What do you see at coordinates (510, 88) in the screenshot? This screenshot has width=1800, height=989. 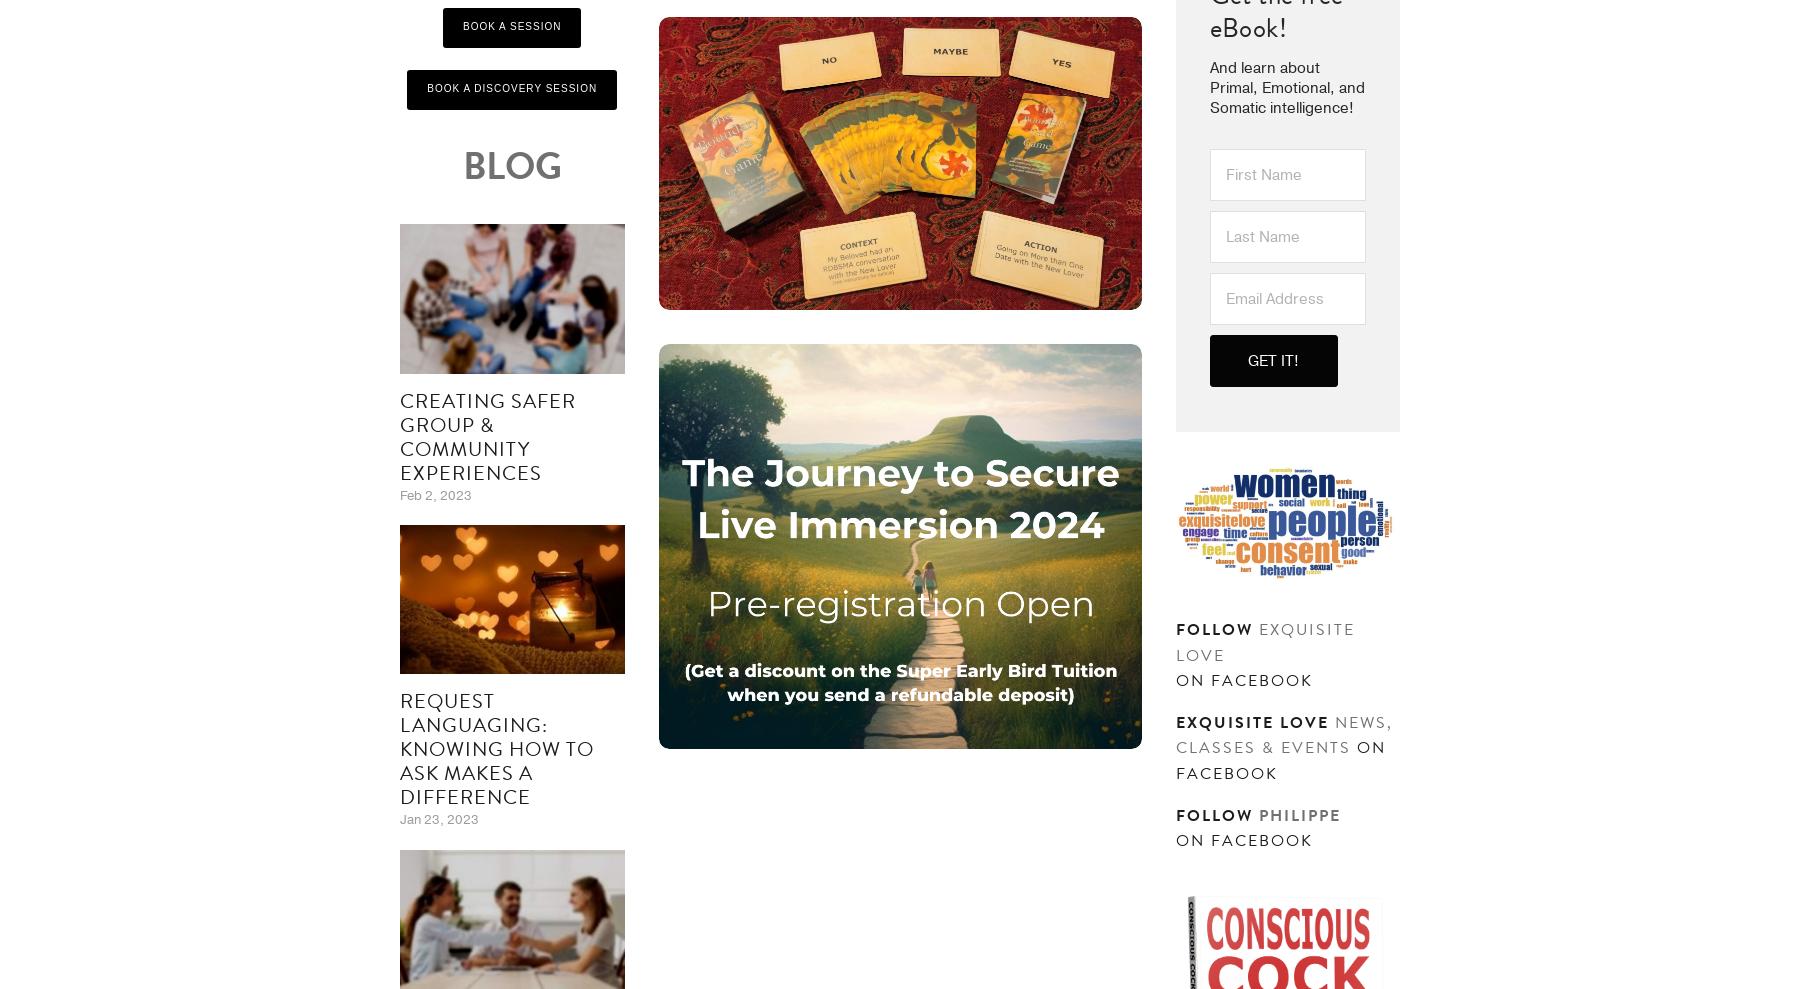 I see `'Book a Discovery Session'` at bounding box center [510, 88].